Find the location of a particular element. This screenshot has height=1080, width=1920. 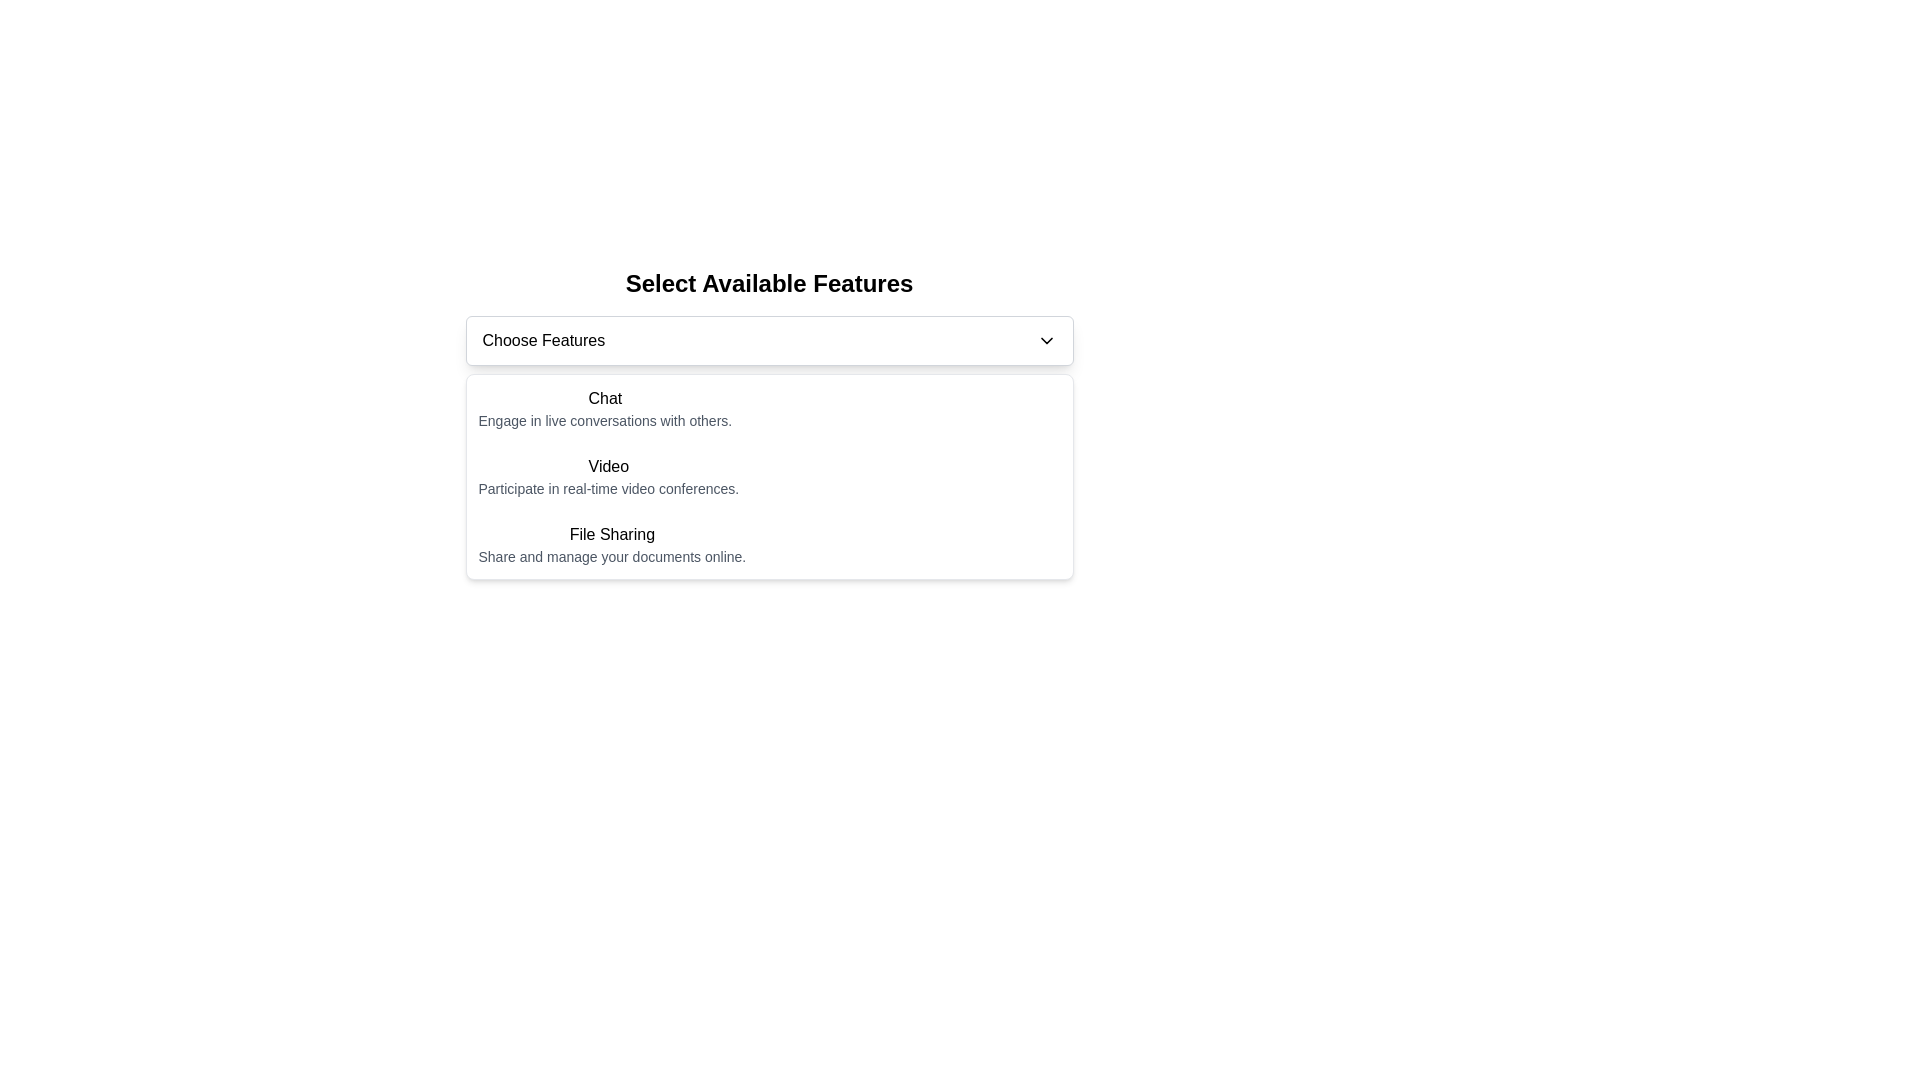

the header element that serves as a title for the section, indicating the selection of available features is located at coordinates (768, 284).